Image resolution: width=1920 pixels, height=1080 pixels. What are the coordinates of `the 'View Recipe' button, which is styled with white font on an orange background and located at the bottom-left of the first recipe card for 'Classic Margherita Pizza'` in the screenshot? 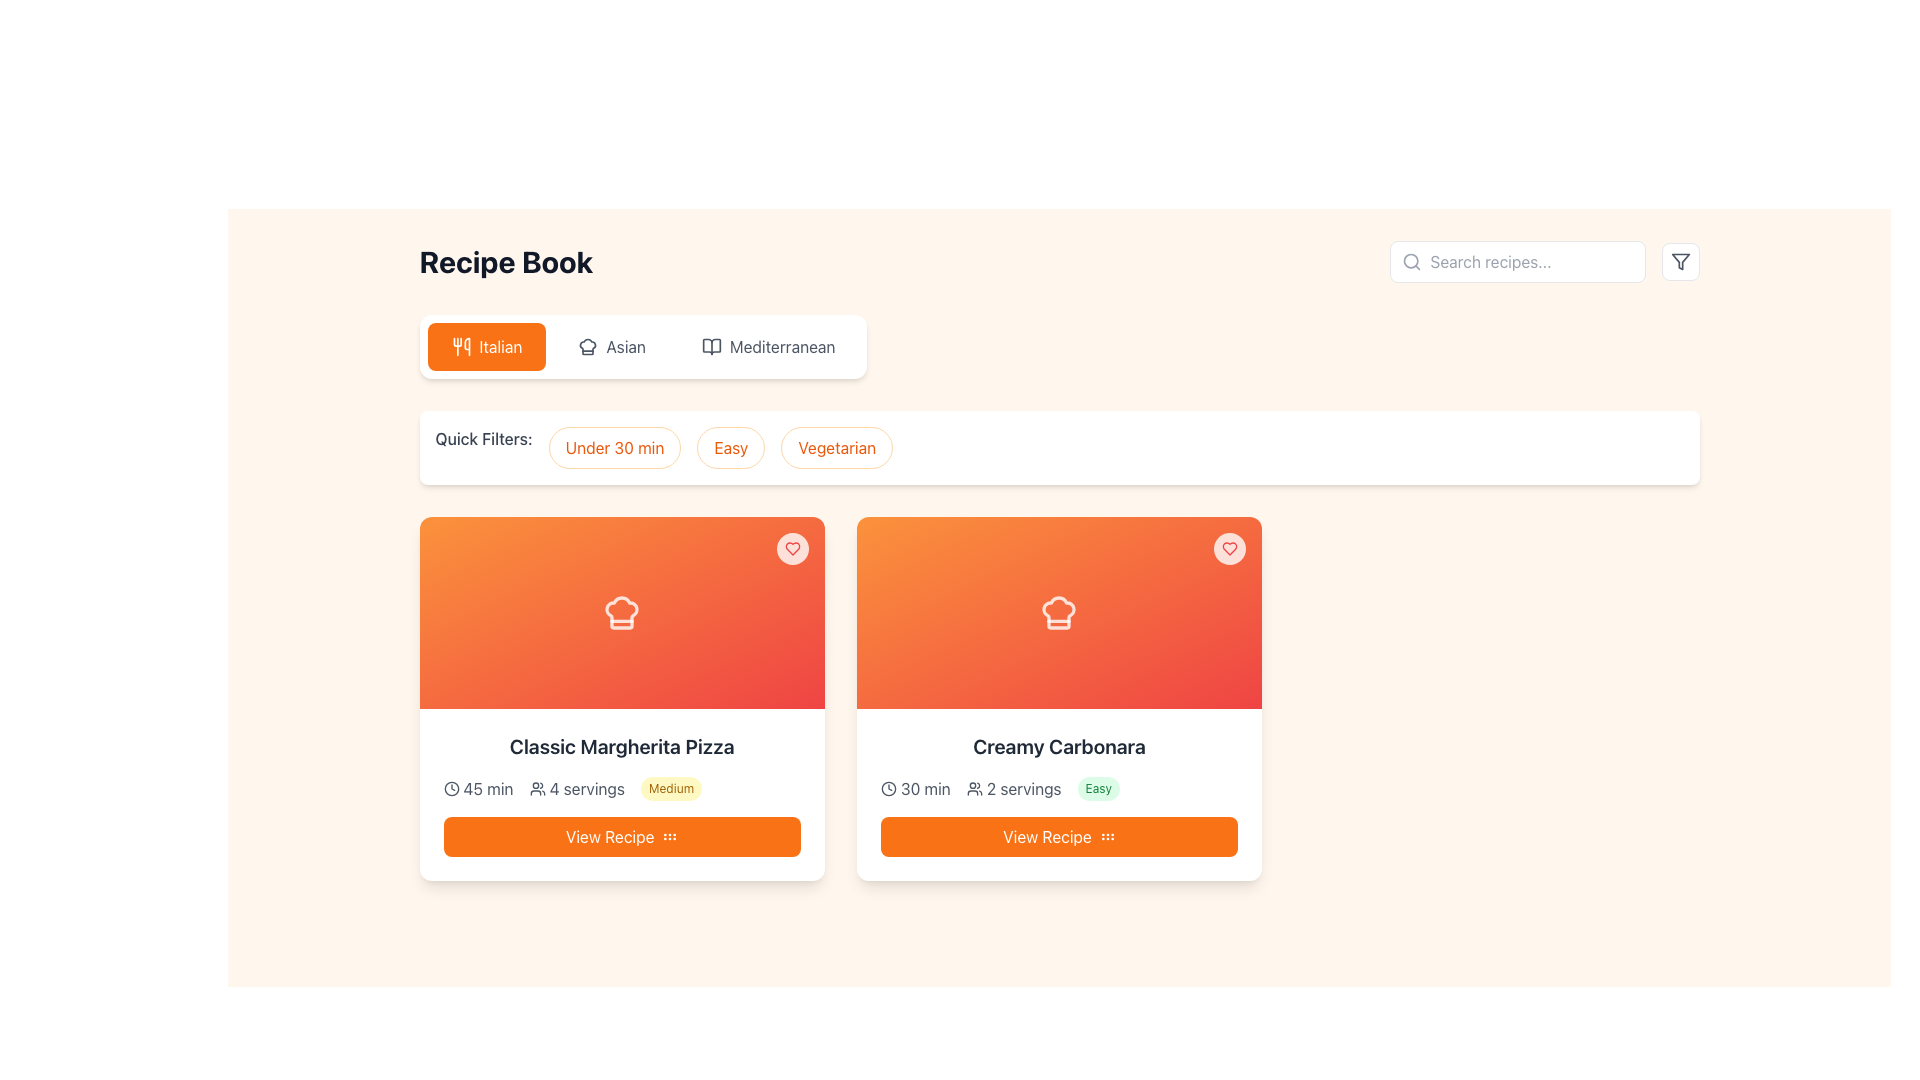 It's located at (609, 837).